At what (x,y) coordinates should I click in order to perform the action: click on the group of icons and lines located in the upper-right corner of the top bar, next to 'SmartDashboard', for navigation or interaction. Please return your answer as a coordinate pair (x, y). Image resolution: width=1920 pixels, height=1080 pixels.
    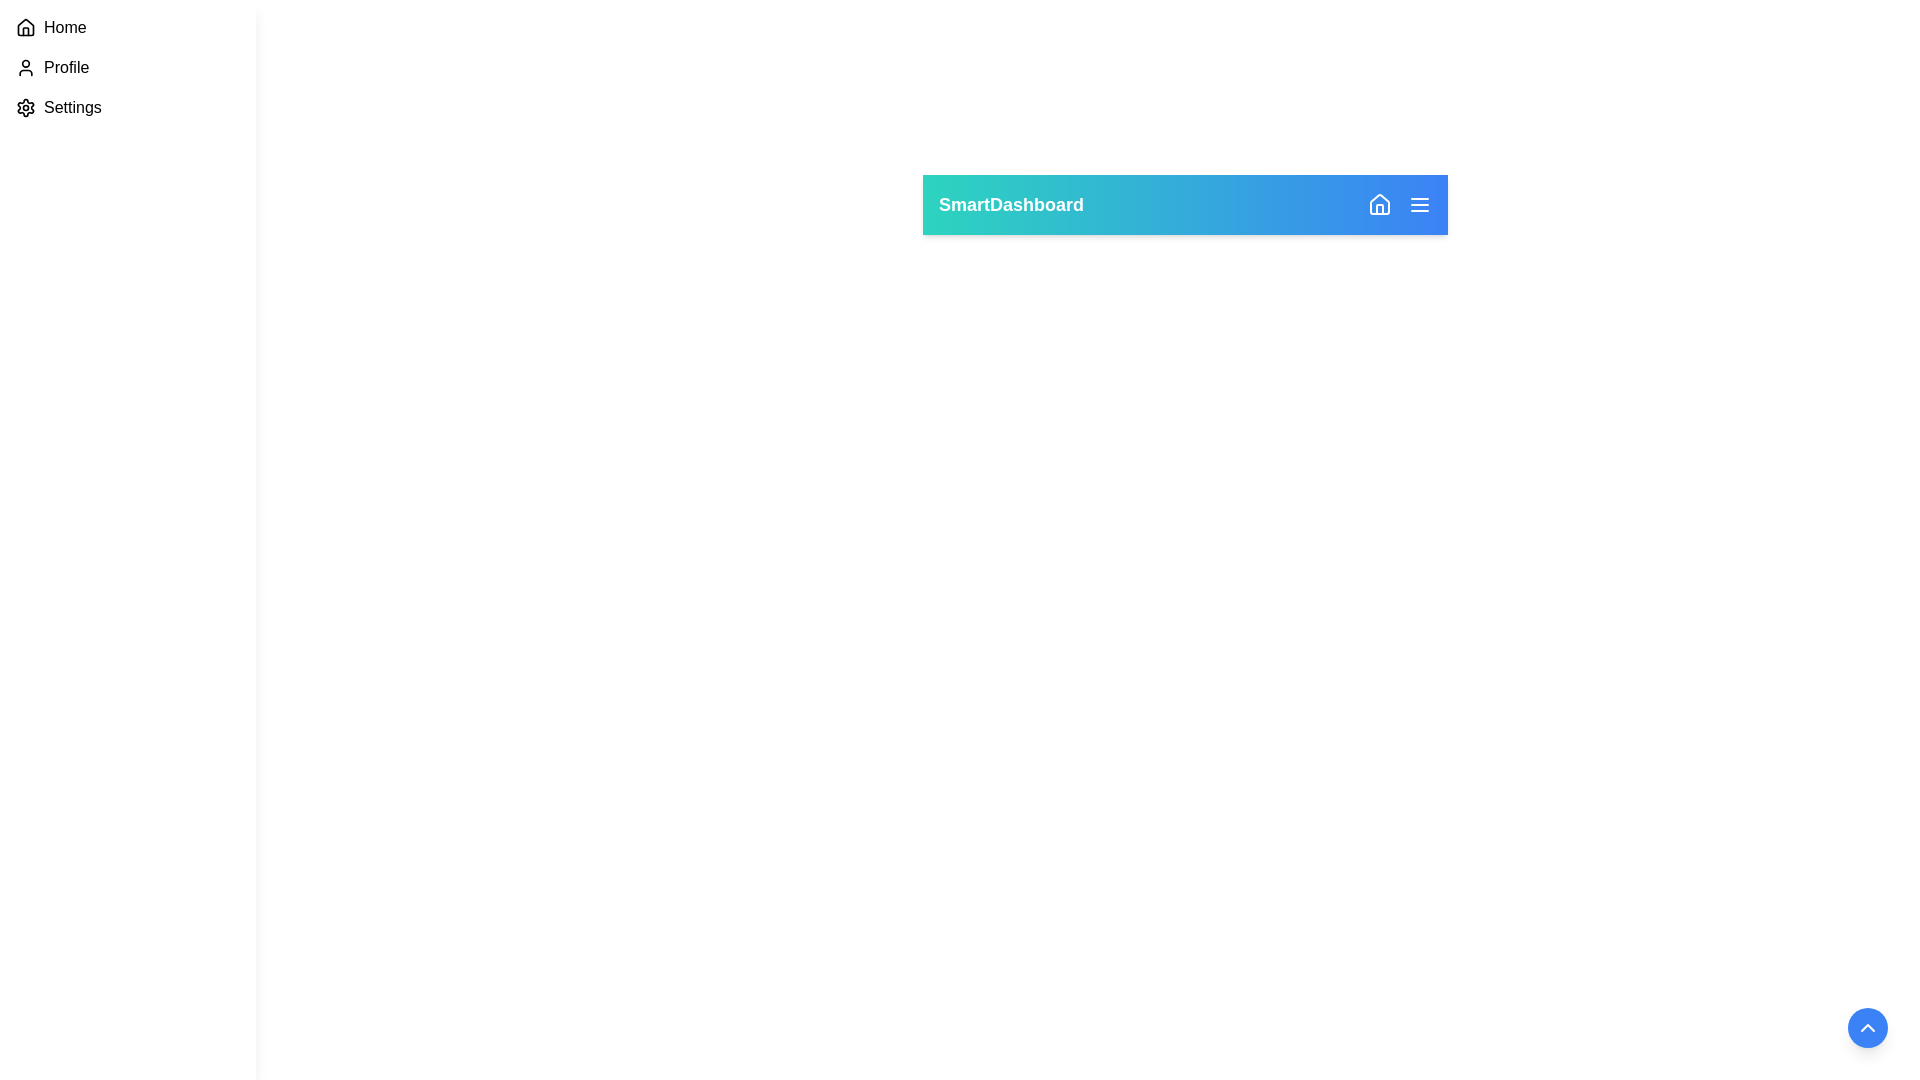
    Looking at the image, I should click on (1399, 204).